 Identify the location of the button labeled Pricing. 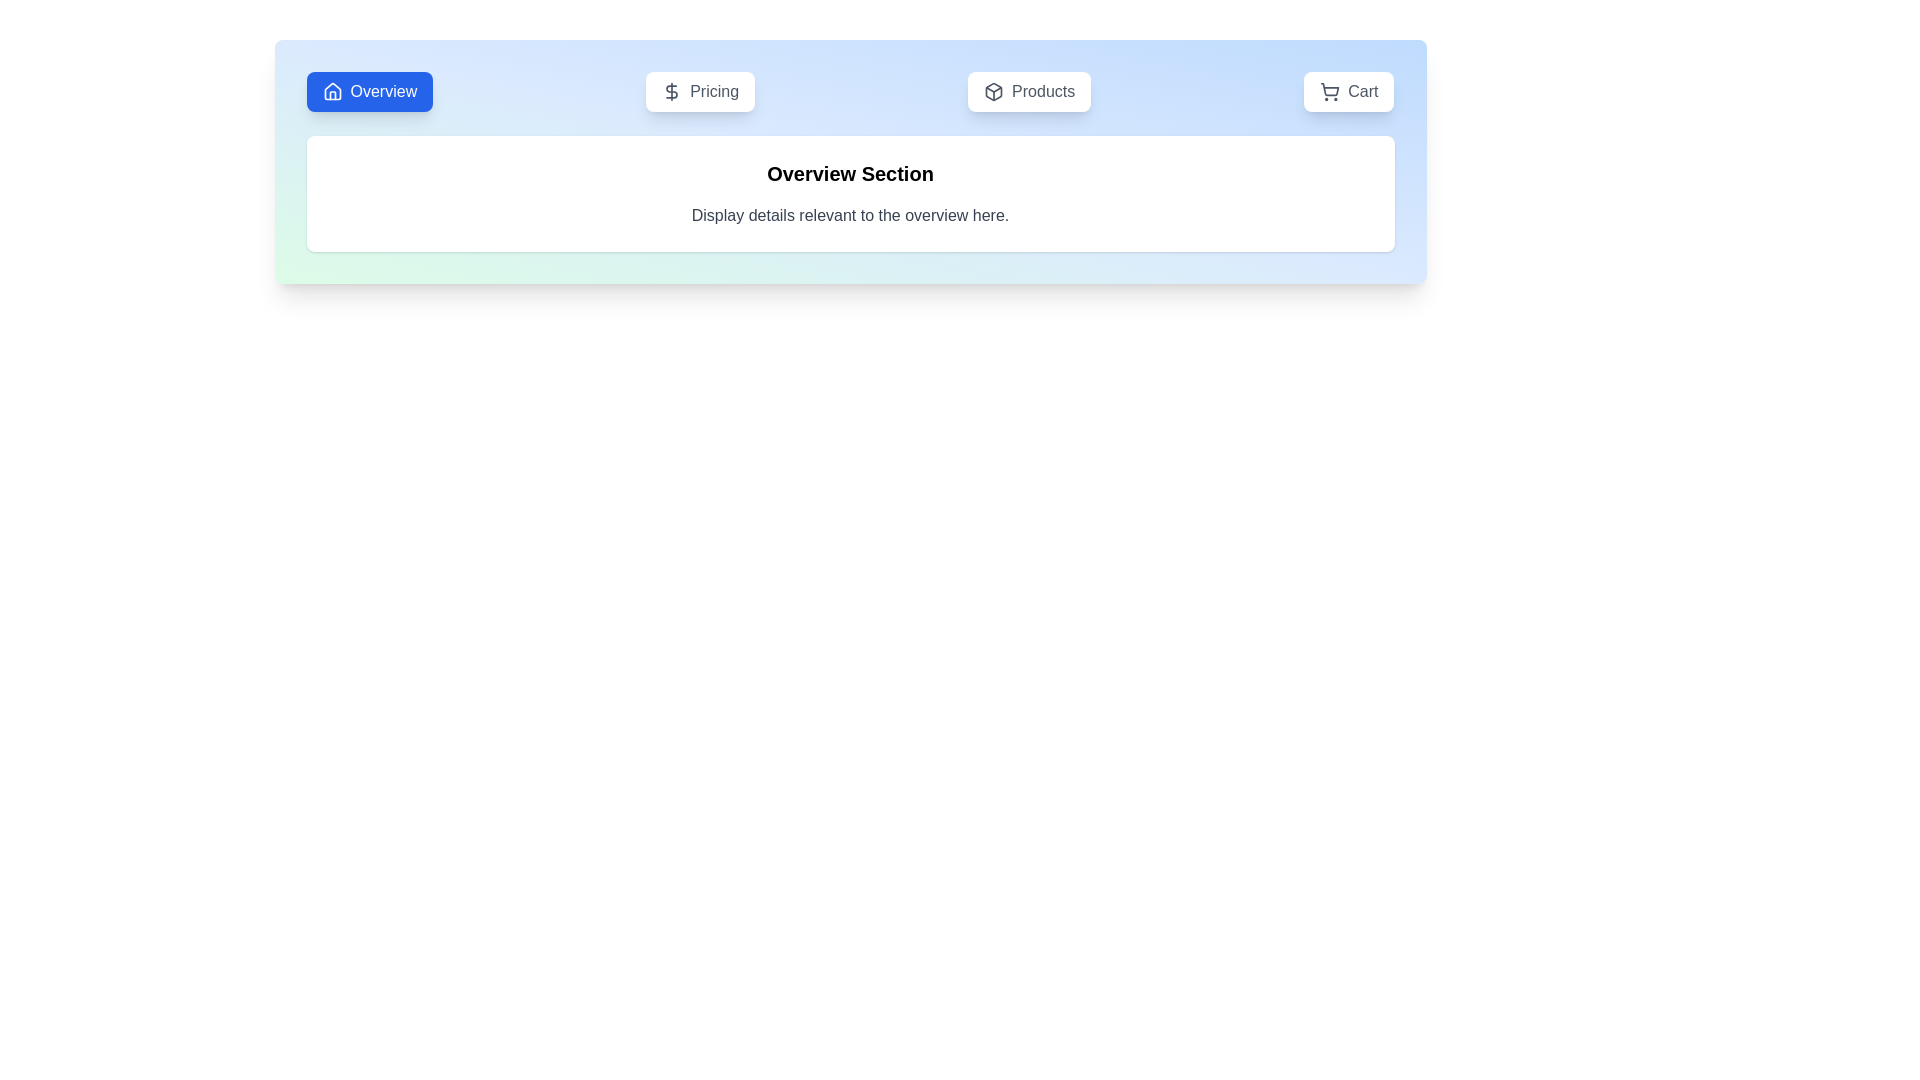
(700, 92).